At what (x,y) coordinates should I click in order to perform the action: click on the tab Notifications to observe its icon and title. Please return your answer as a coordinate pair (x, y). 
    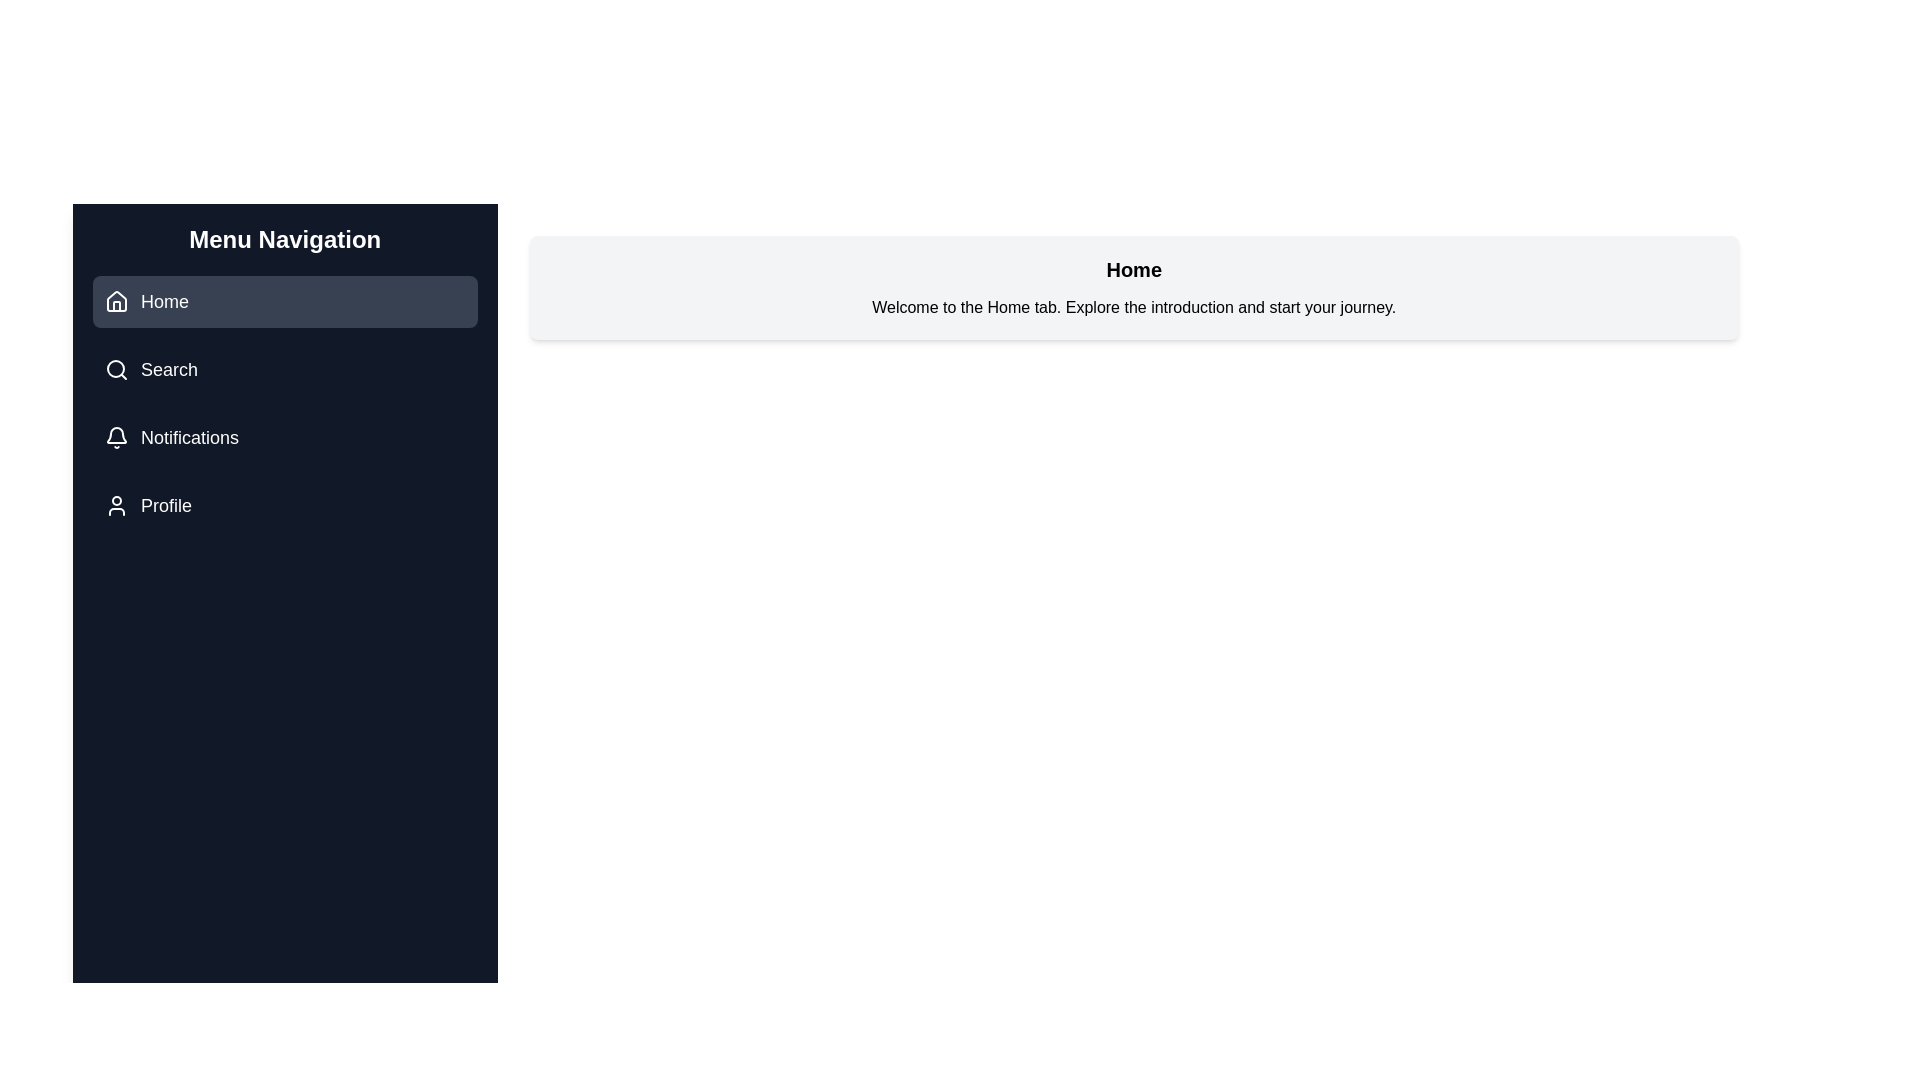
    Looking at the image, I should click on (284, 437).